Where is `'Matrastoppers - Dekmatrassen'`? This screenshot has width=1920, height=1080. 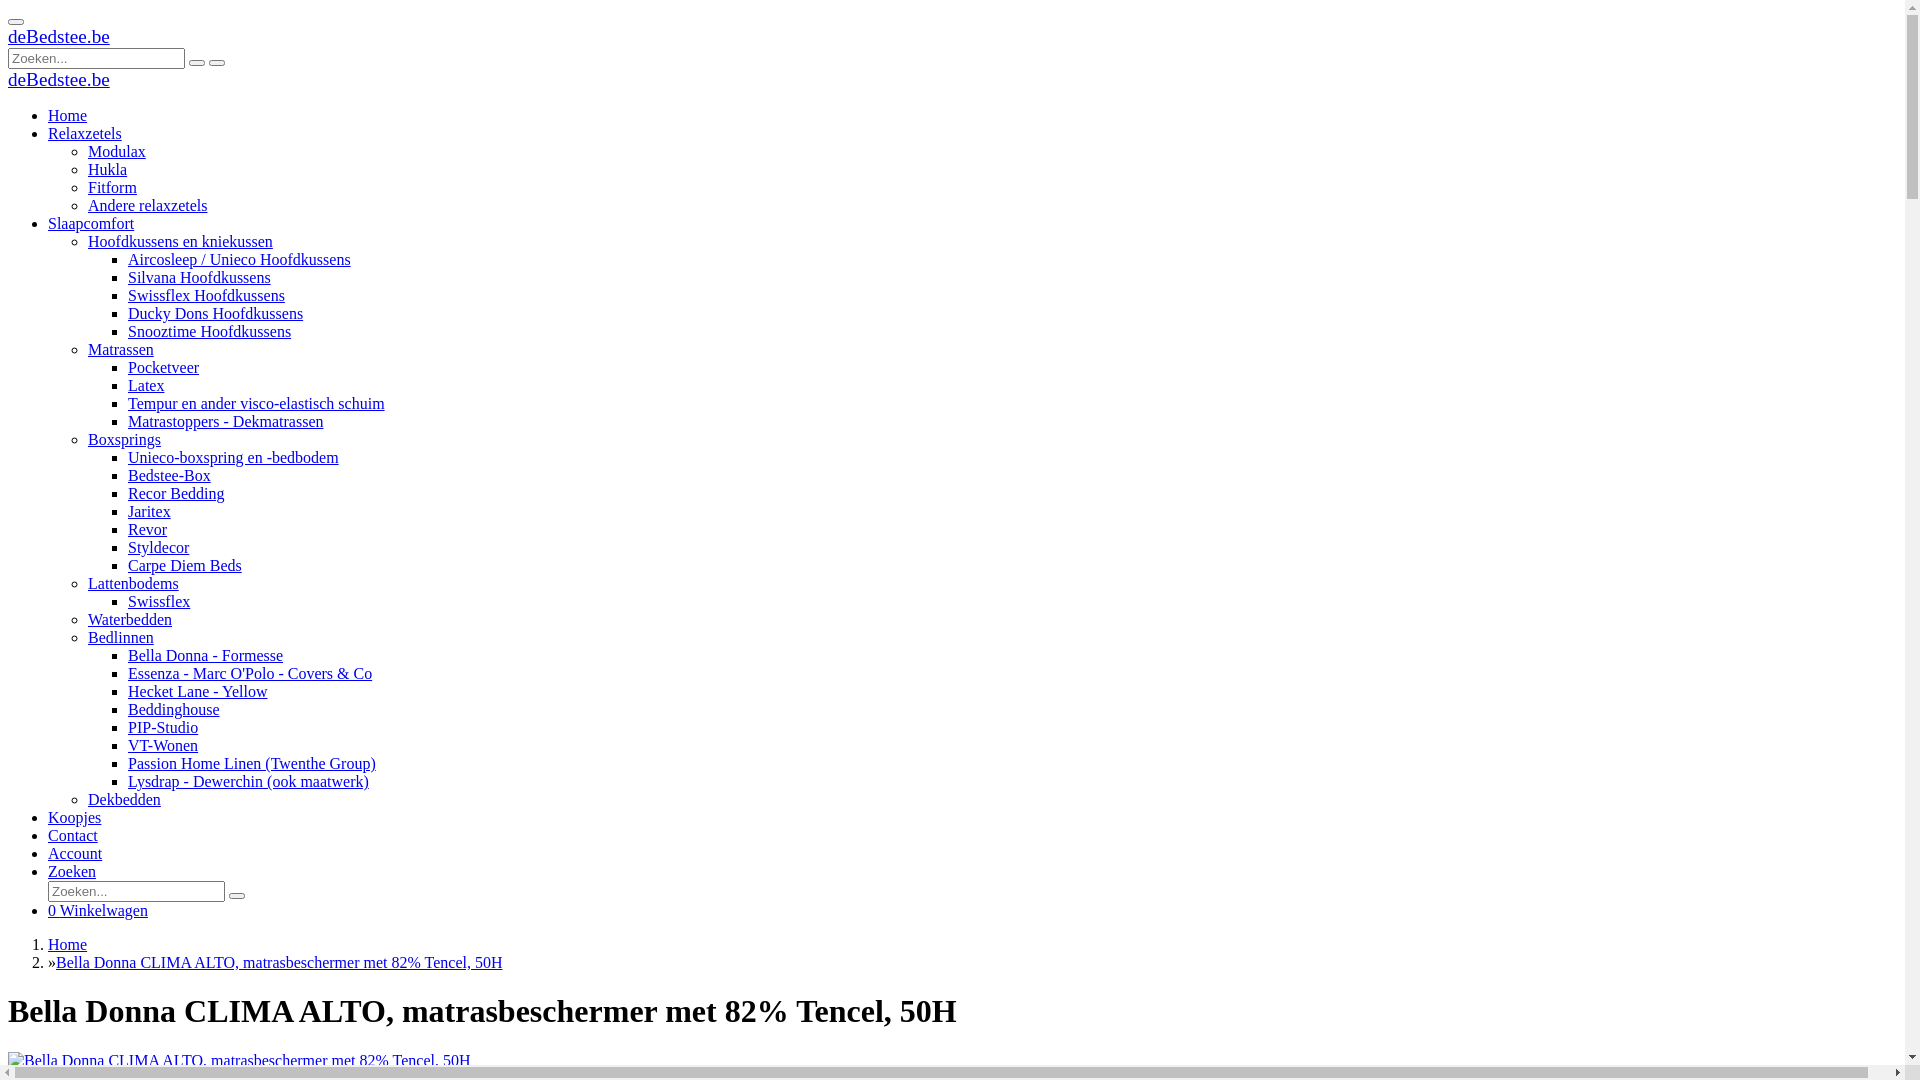
'Matrastoppers - Dekmatrassen' is located at coordinates (225, 420).